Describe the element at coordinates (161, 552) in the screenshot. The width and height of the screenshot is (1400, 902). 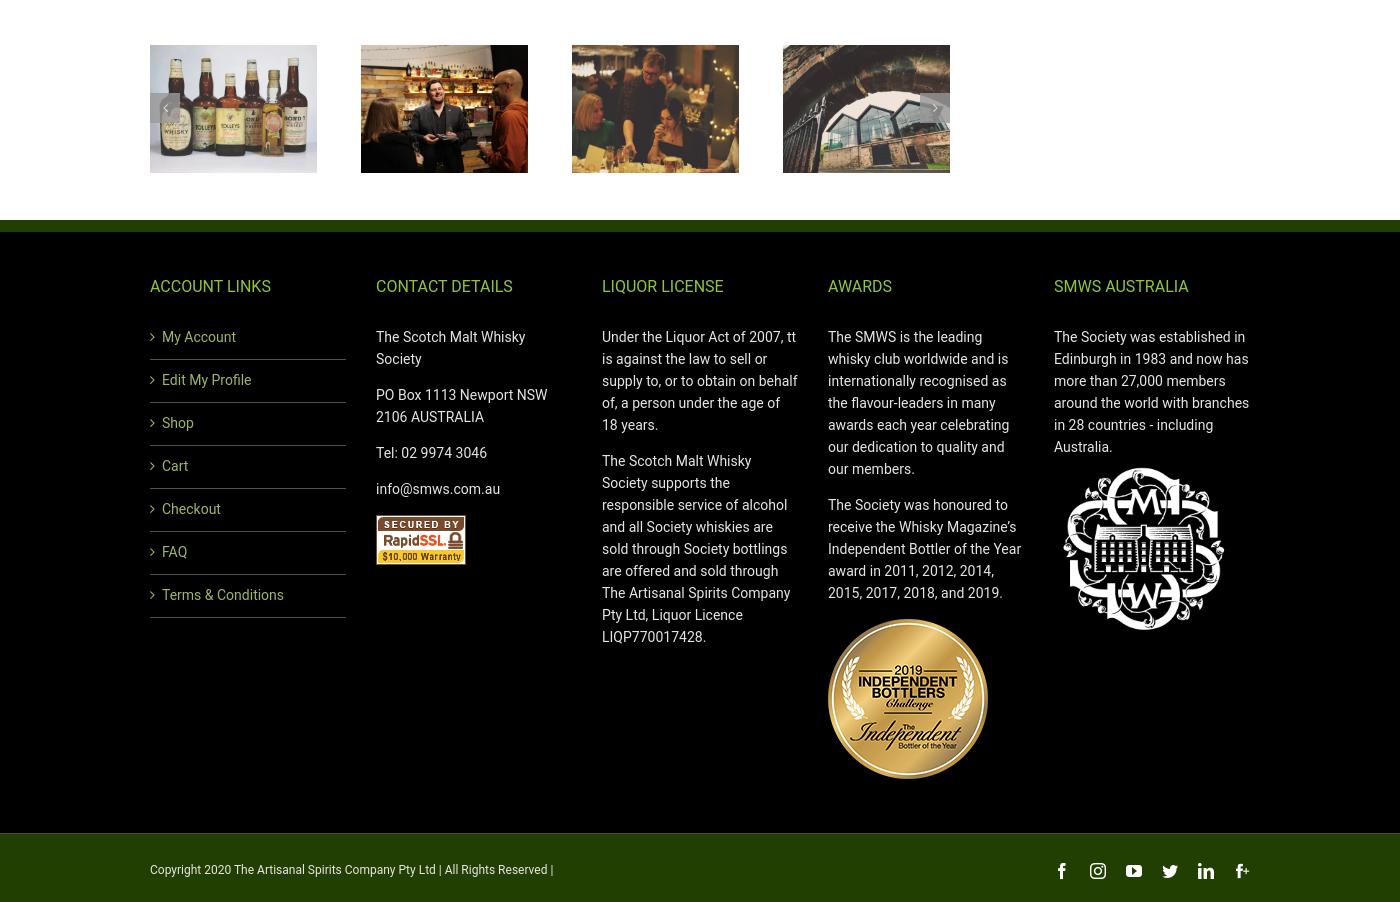
I see `'FAQ'` at that location.